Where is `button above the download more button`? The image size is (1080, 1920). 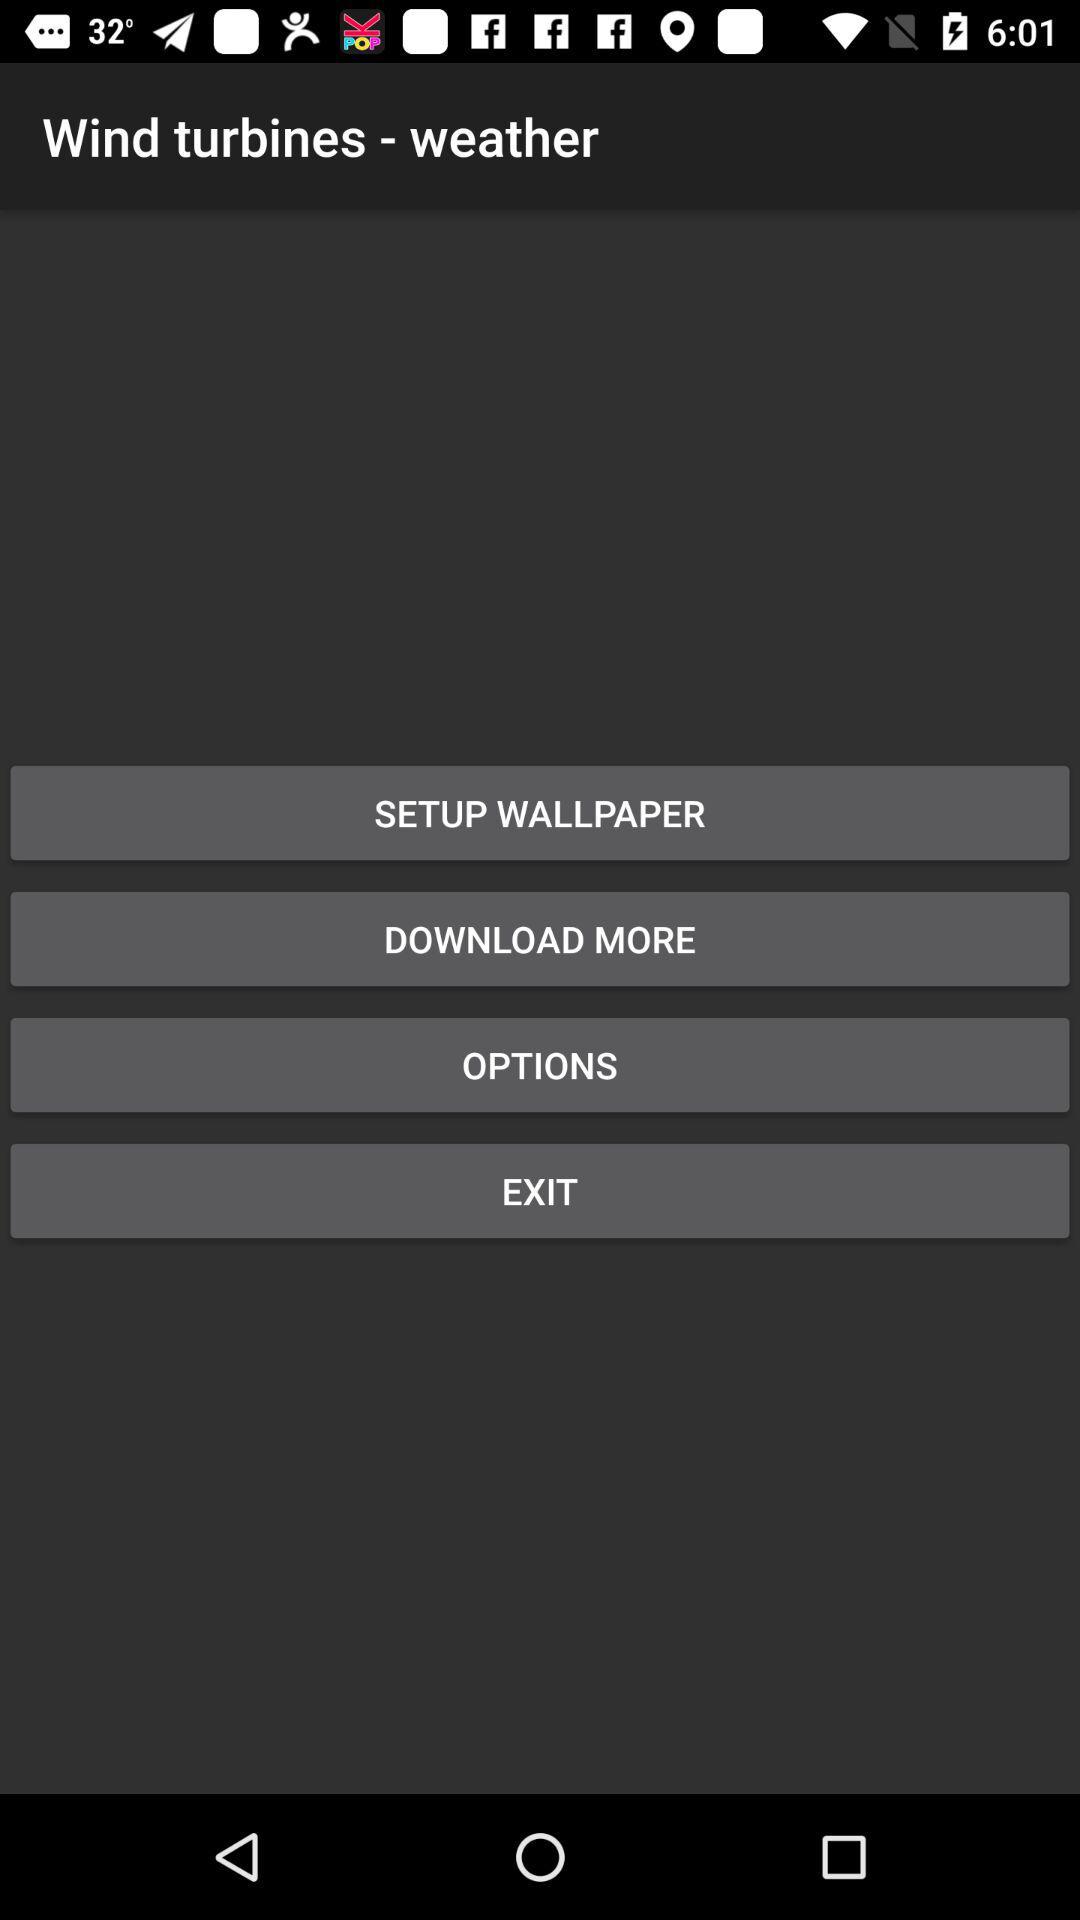 button above the download more button is located at coordinates (540, 812).